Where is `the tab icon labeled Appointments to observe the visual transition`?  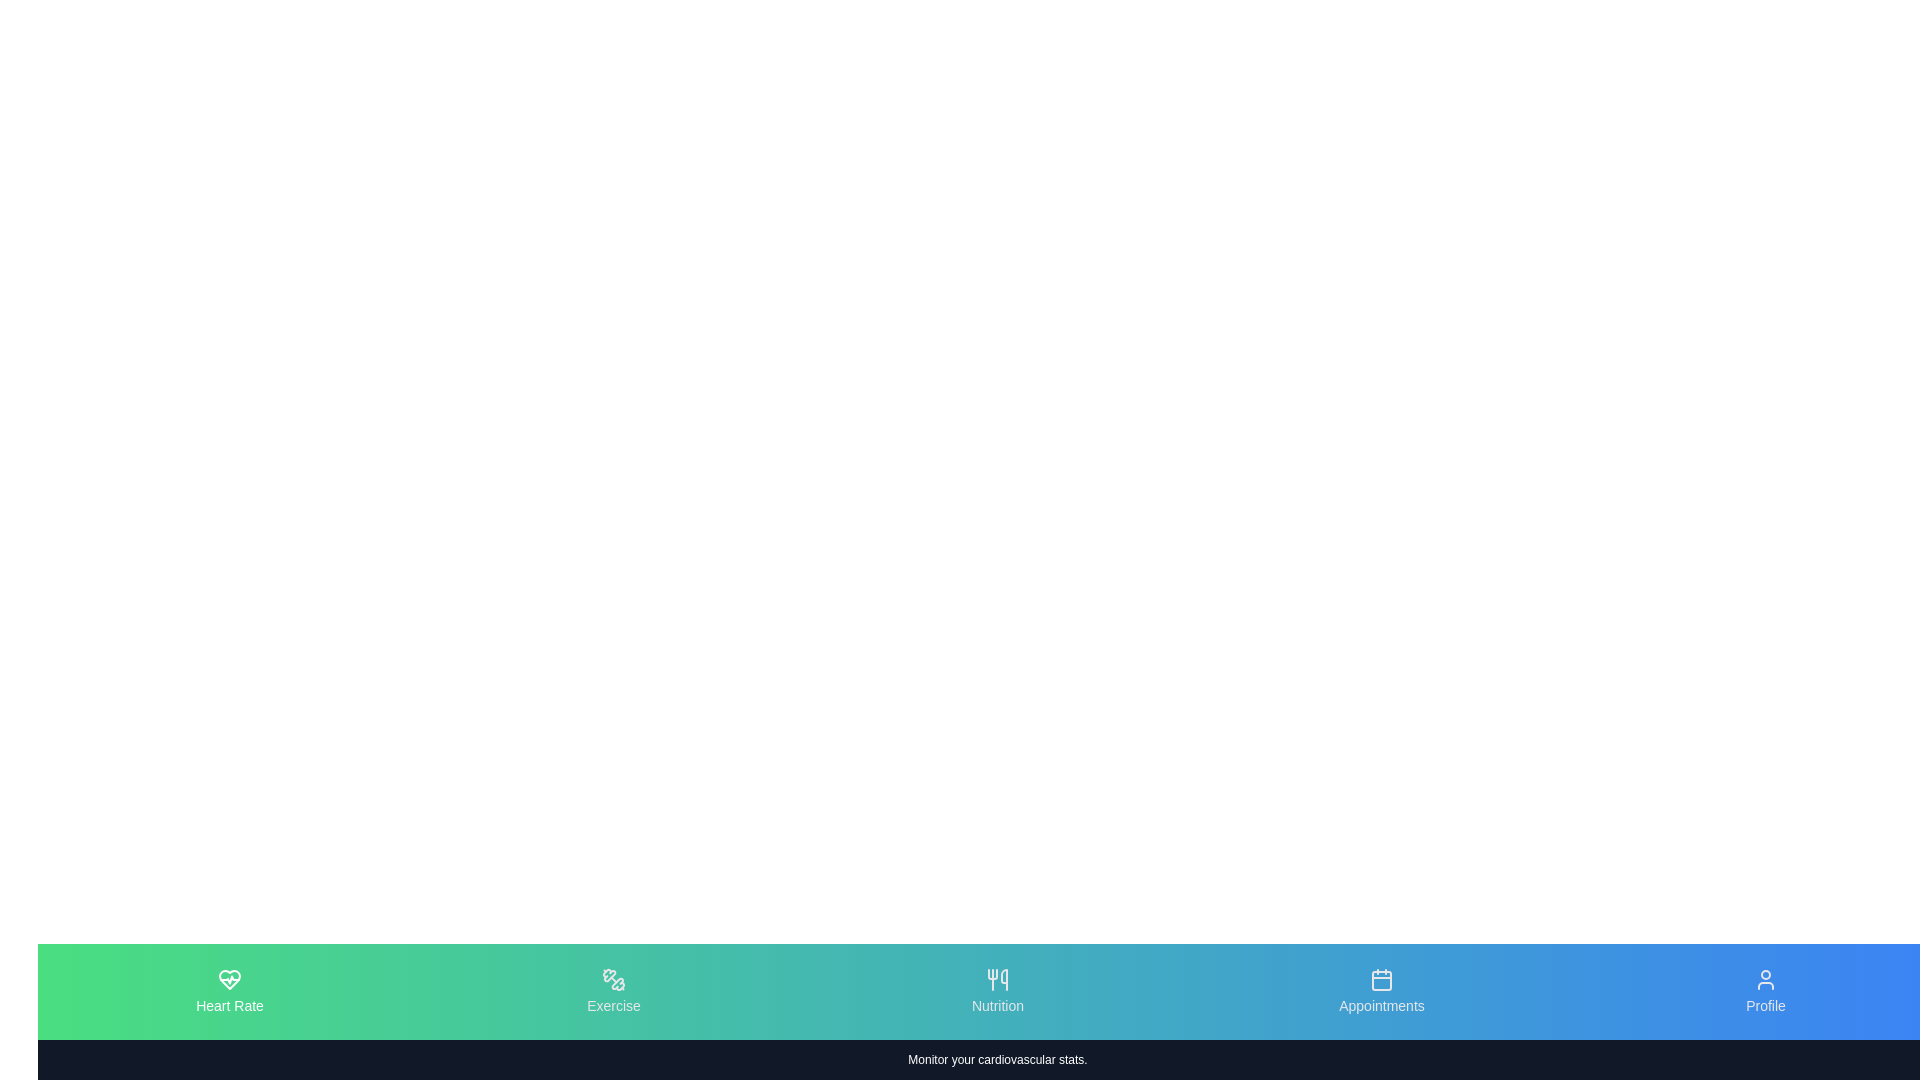
the tab icon labeled Appointments to observe the visual transition is located at coordinates (1381, 991).